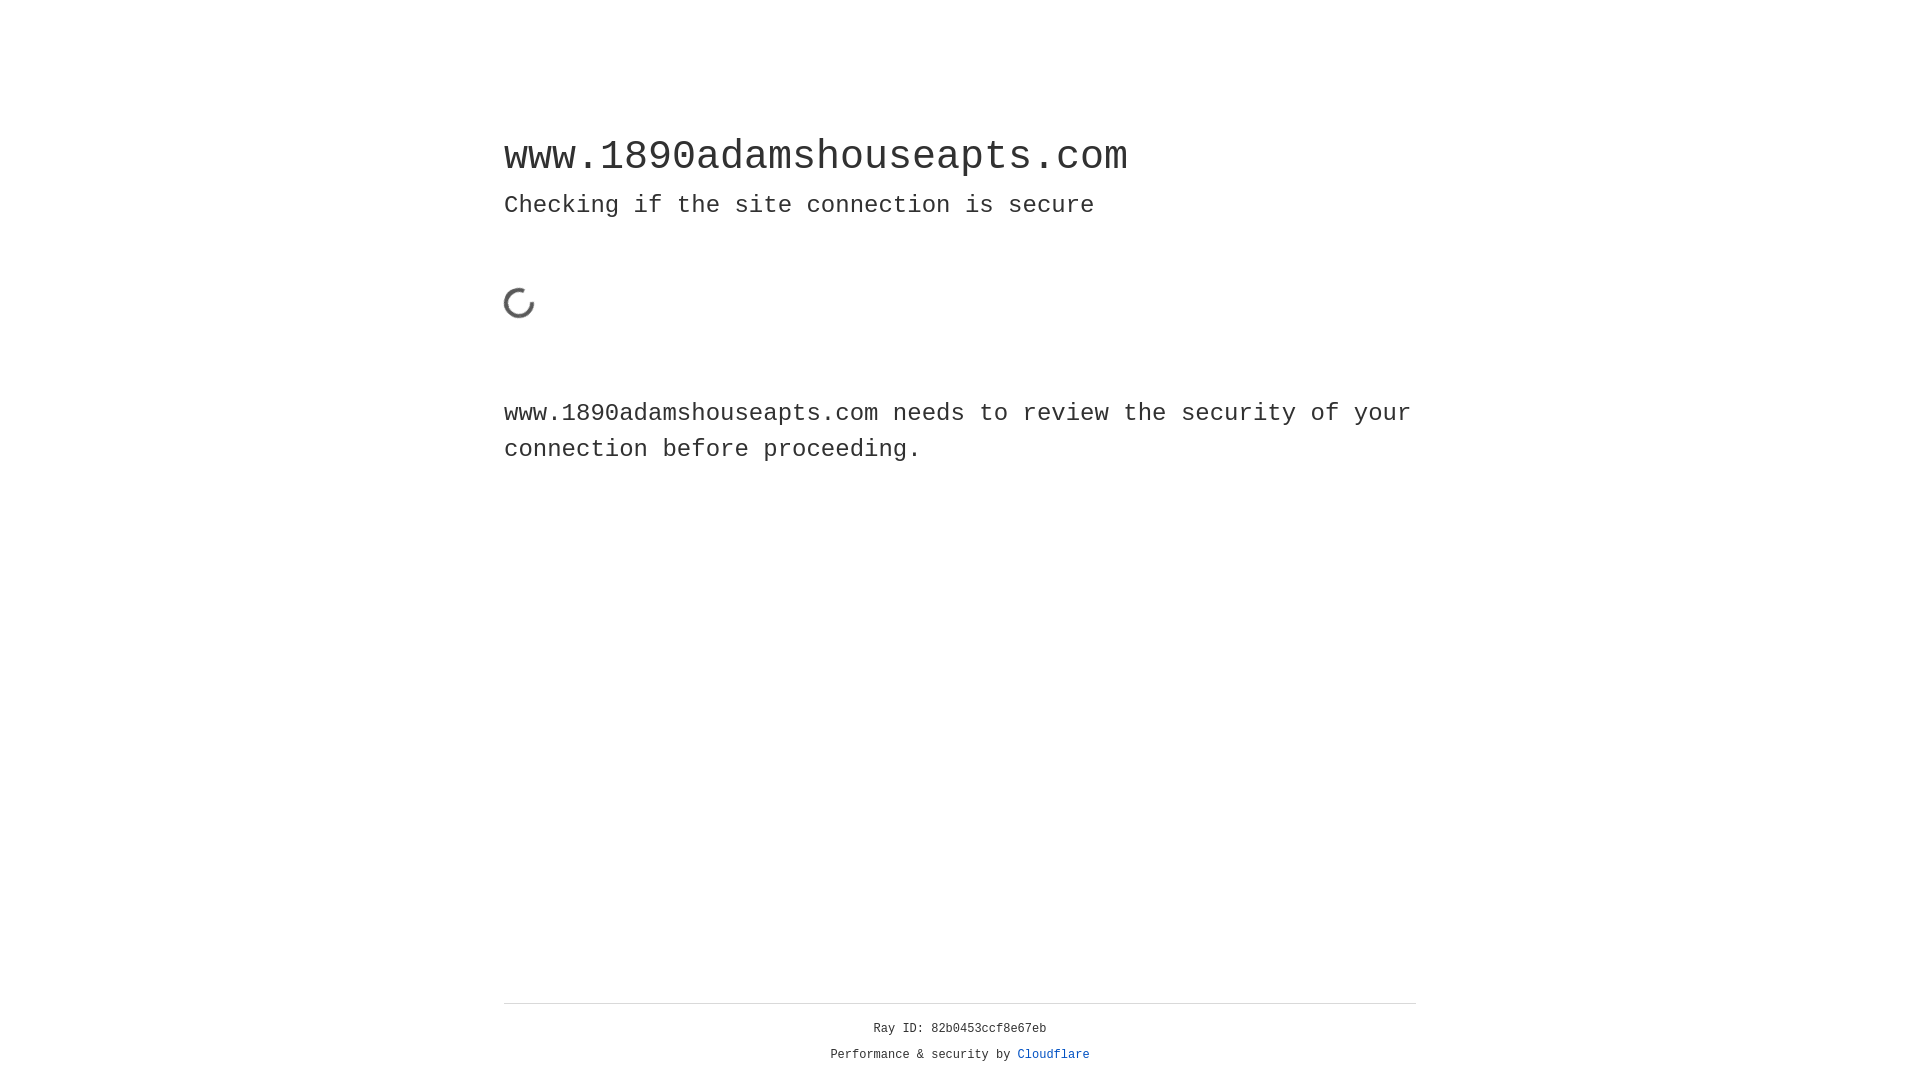  Describe the element at coordinates (1053, 1054) in the screenshot. I see `'Cloudflare'` at that location.